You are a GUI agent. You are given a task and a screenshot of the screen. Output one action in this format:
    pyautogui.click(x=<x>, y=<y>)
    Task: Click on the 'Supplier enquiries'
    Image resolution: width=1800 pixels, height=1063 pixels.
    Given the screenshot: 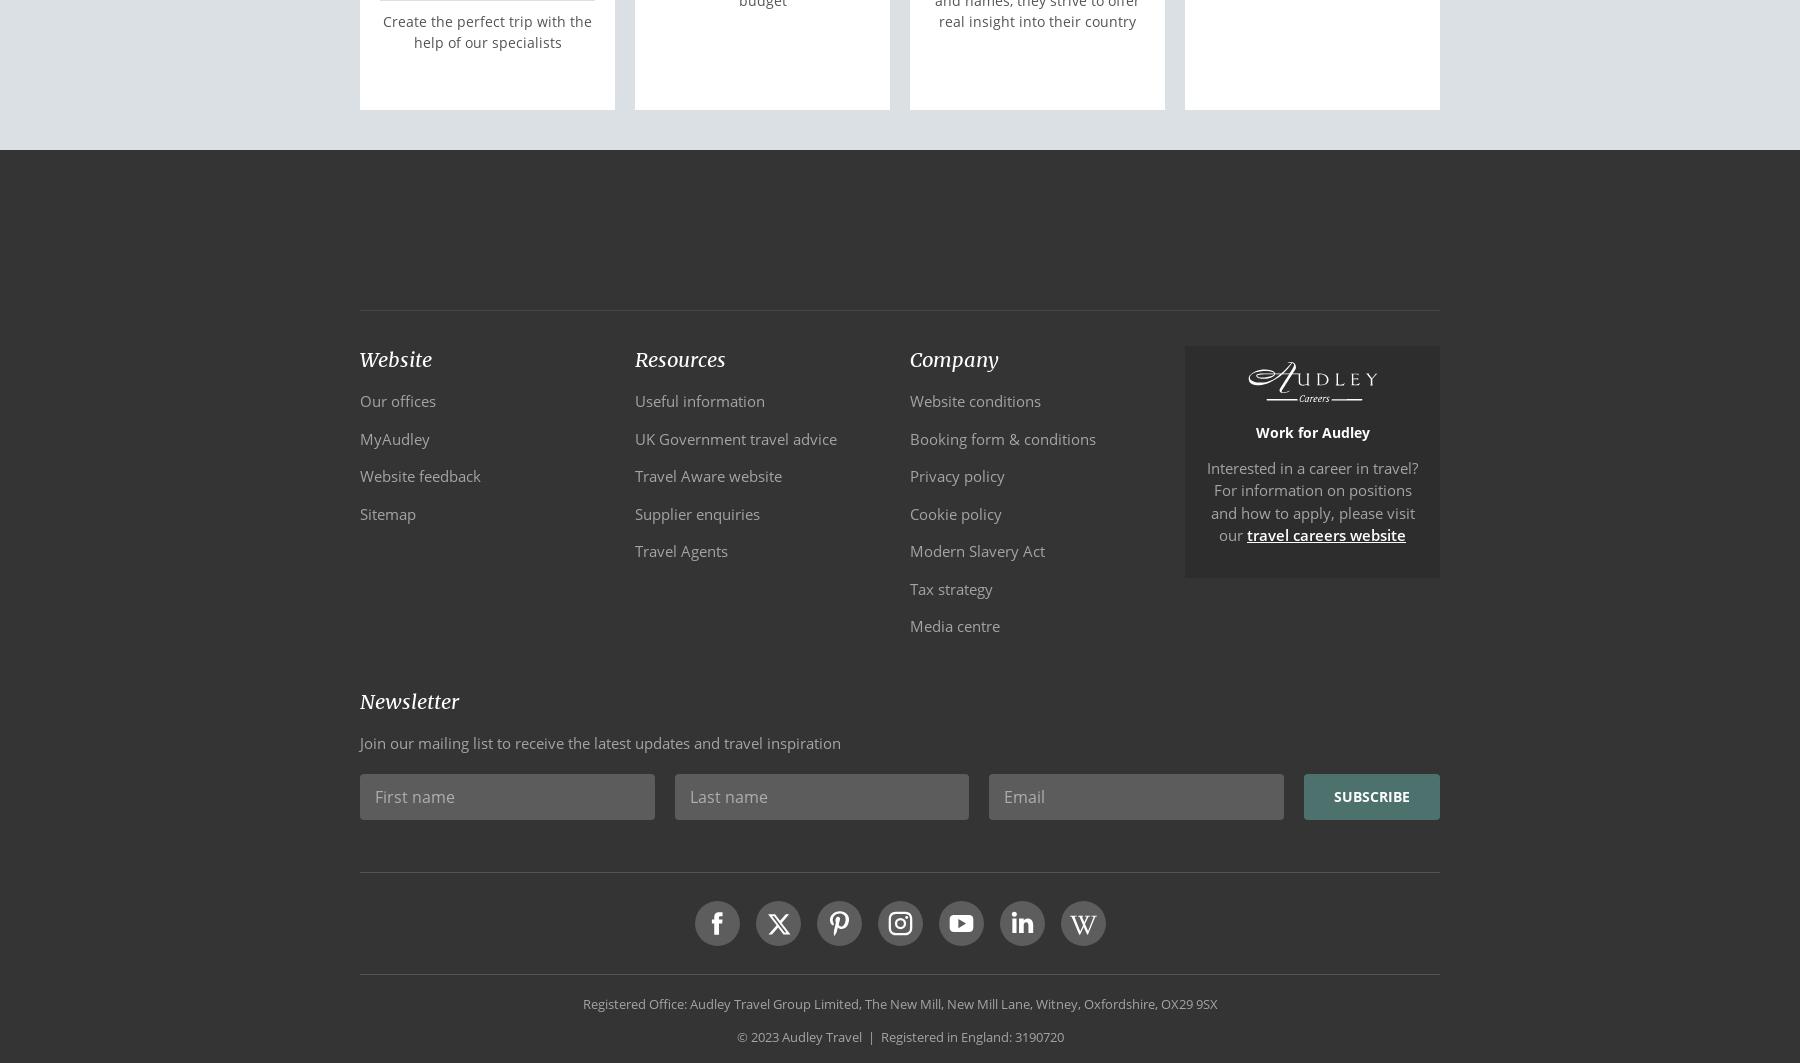 What is the action you would take?
    pyautogui.click(x=696, y=513)
    